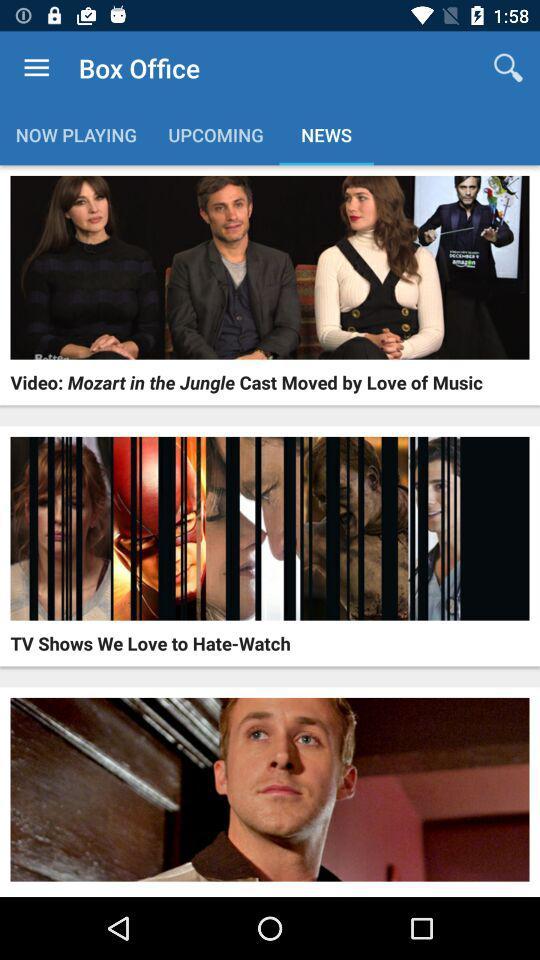 This screenshot has width=540, height=960. I want to click on item to the left of the box office, so click(36, 68).